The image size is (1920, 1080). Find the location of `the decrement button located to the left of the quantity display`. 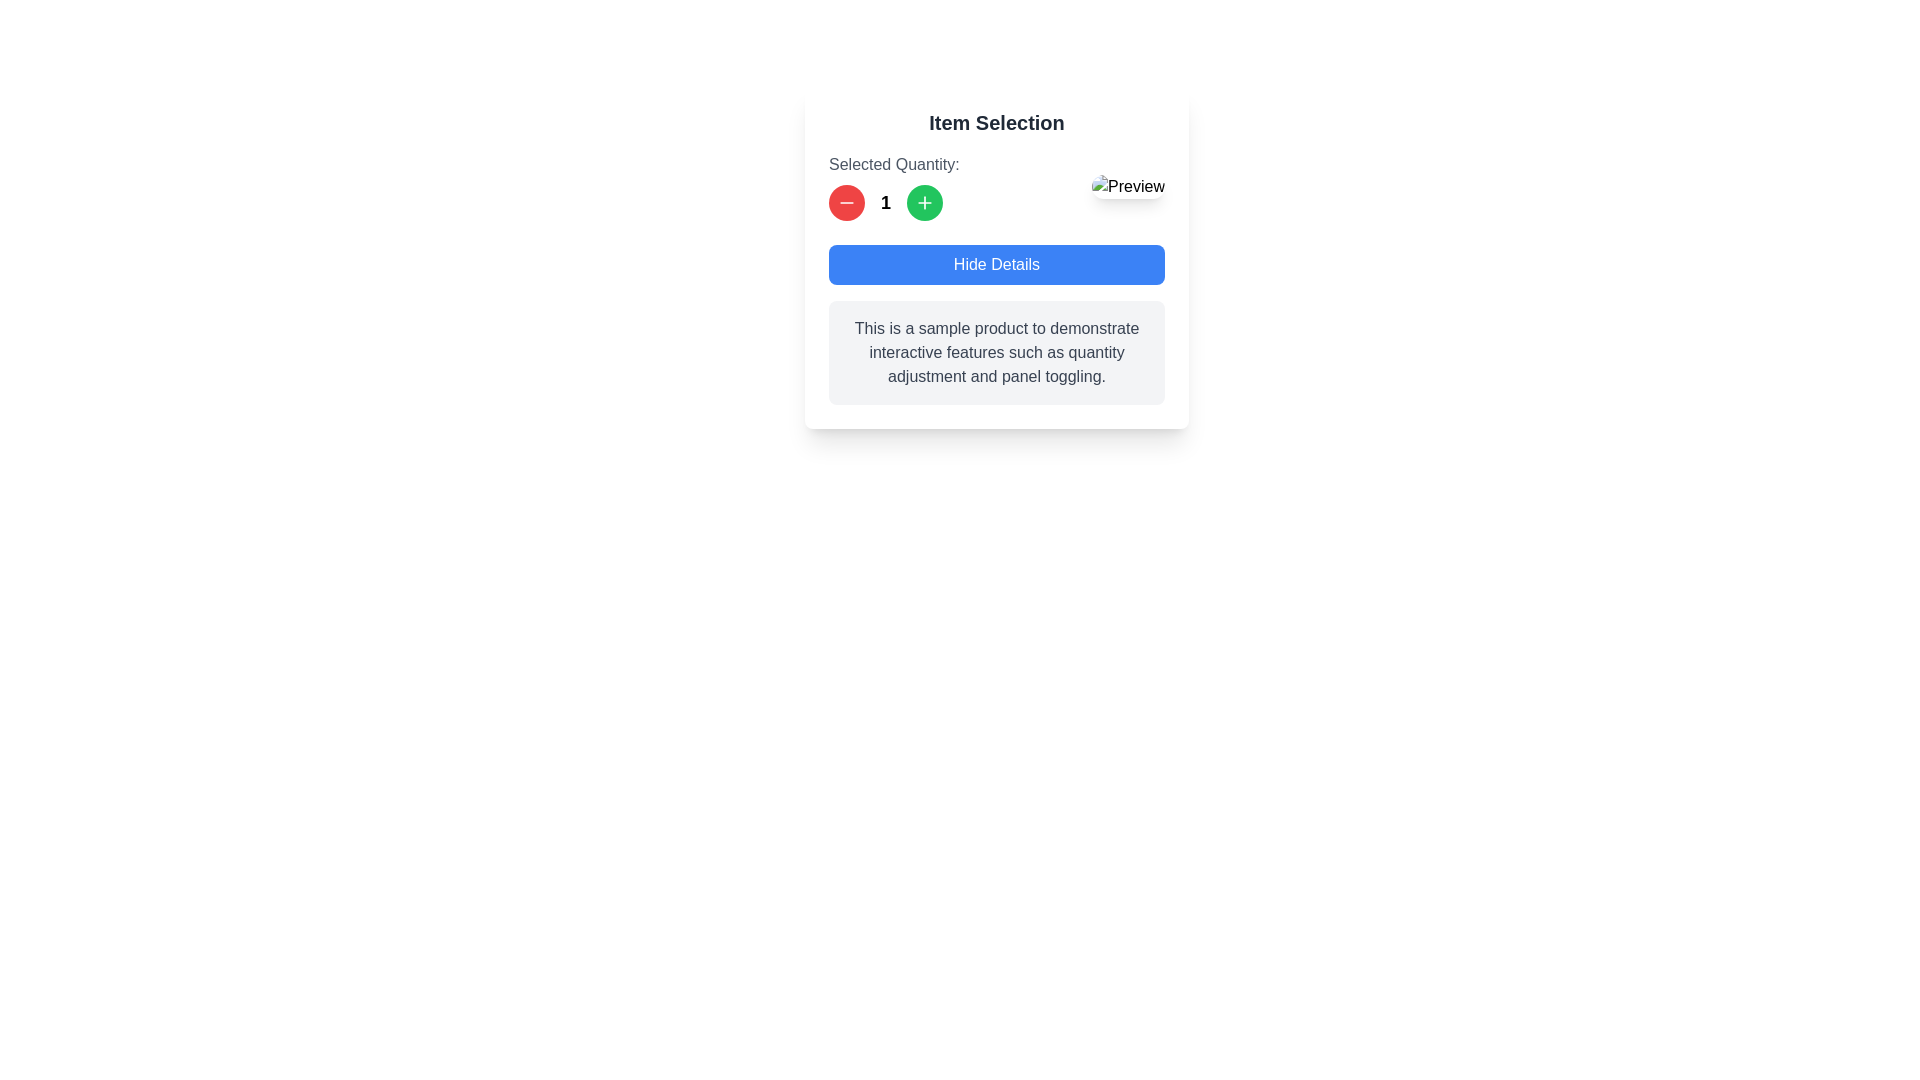

the decrement button located to the left of the quantity display is located at coordinates (846, 203).